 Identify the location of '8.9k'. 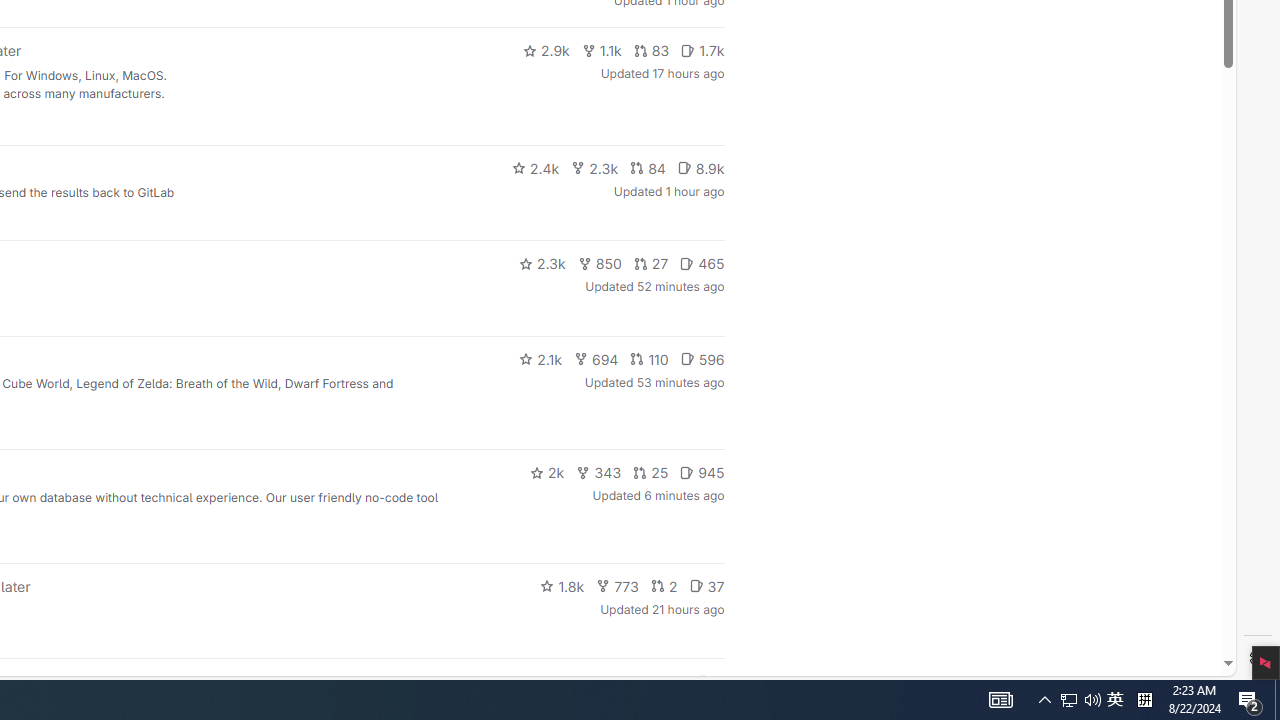
(700, 167).